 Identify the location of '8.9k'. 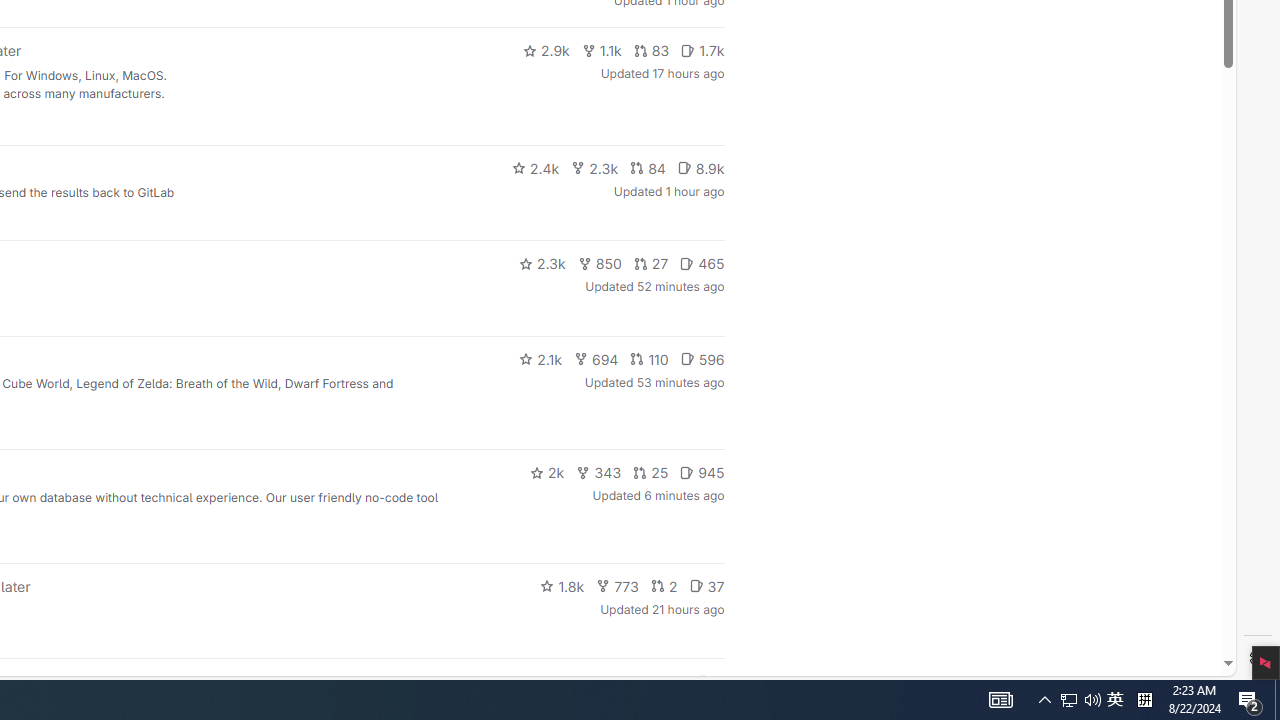
(700, 167).